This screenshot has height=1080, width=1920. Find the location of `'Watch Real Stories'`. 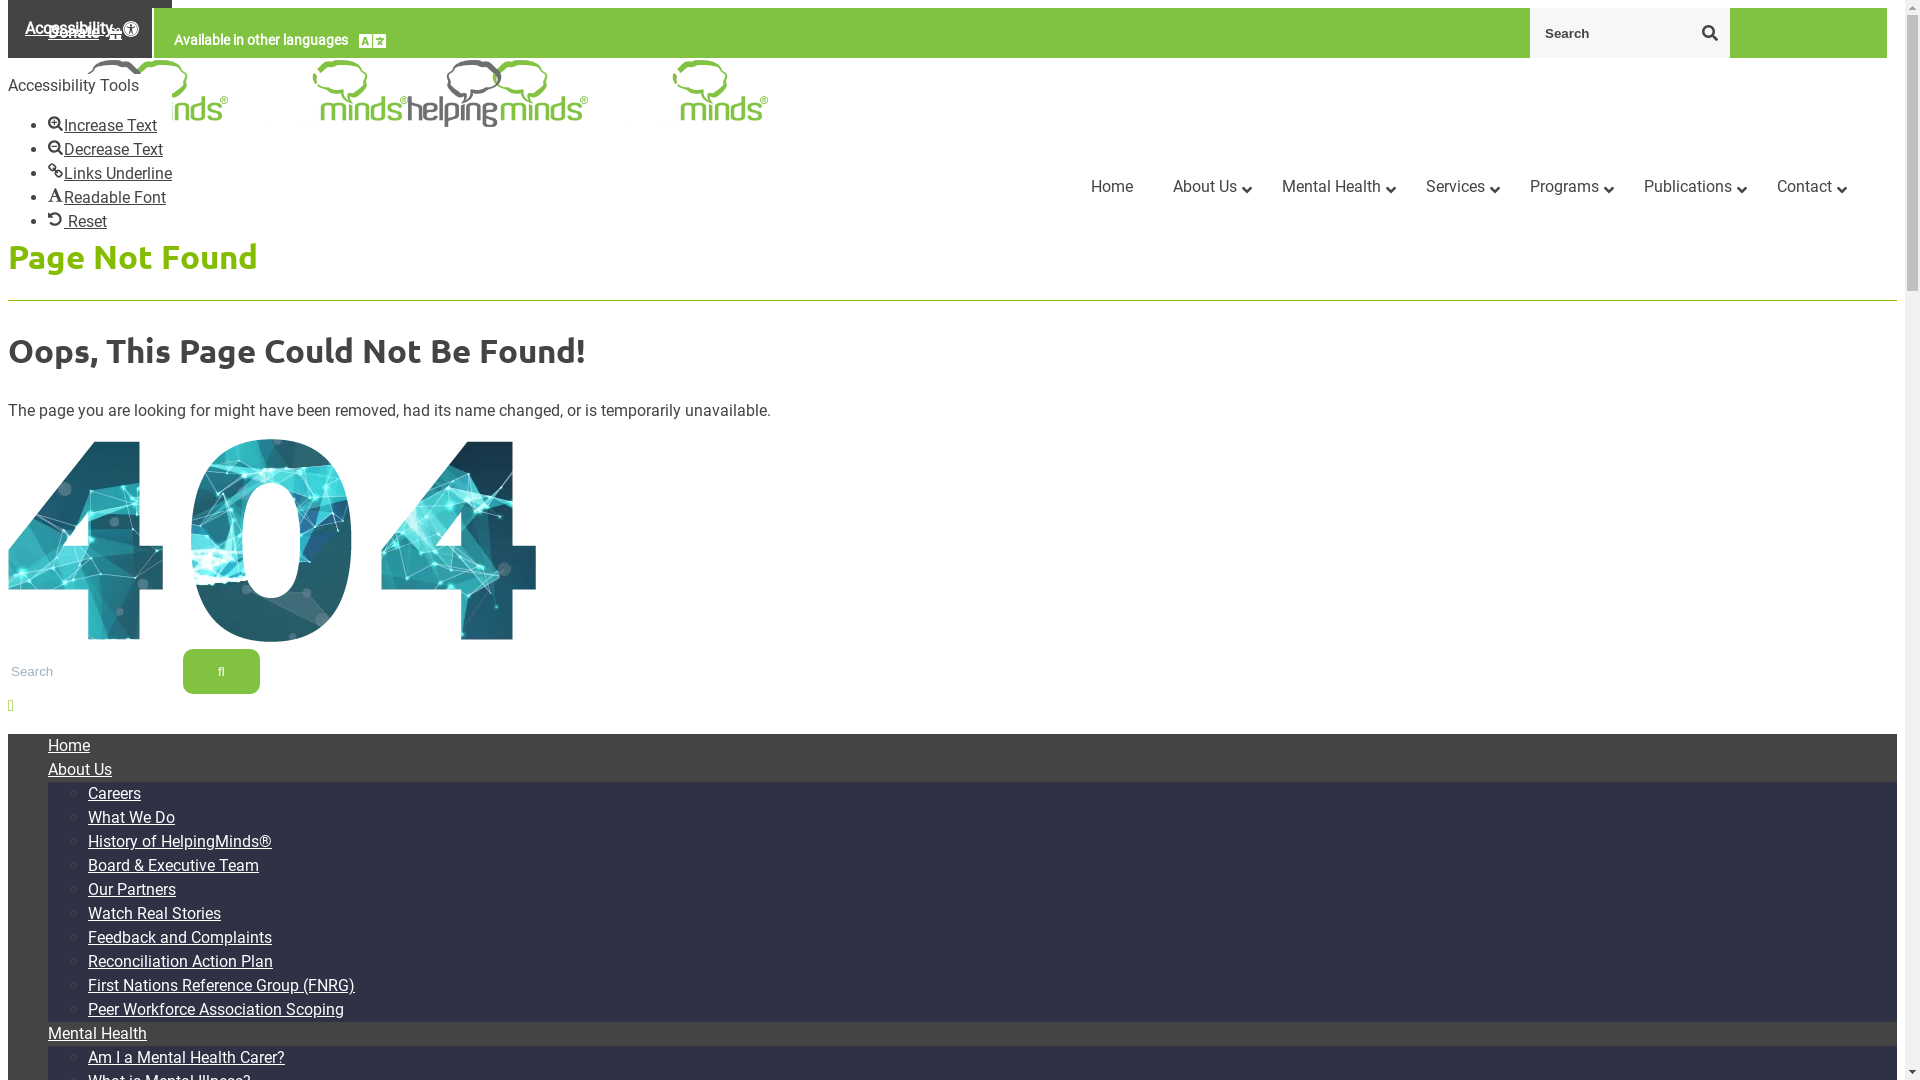

'Watch Real Stories' is located at coordinates (153, 913).